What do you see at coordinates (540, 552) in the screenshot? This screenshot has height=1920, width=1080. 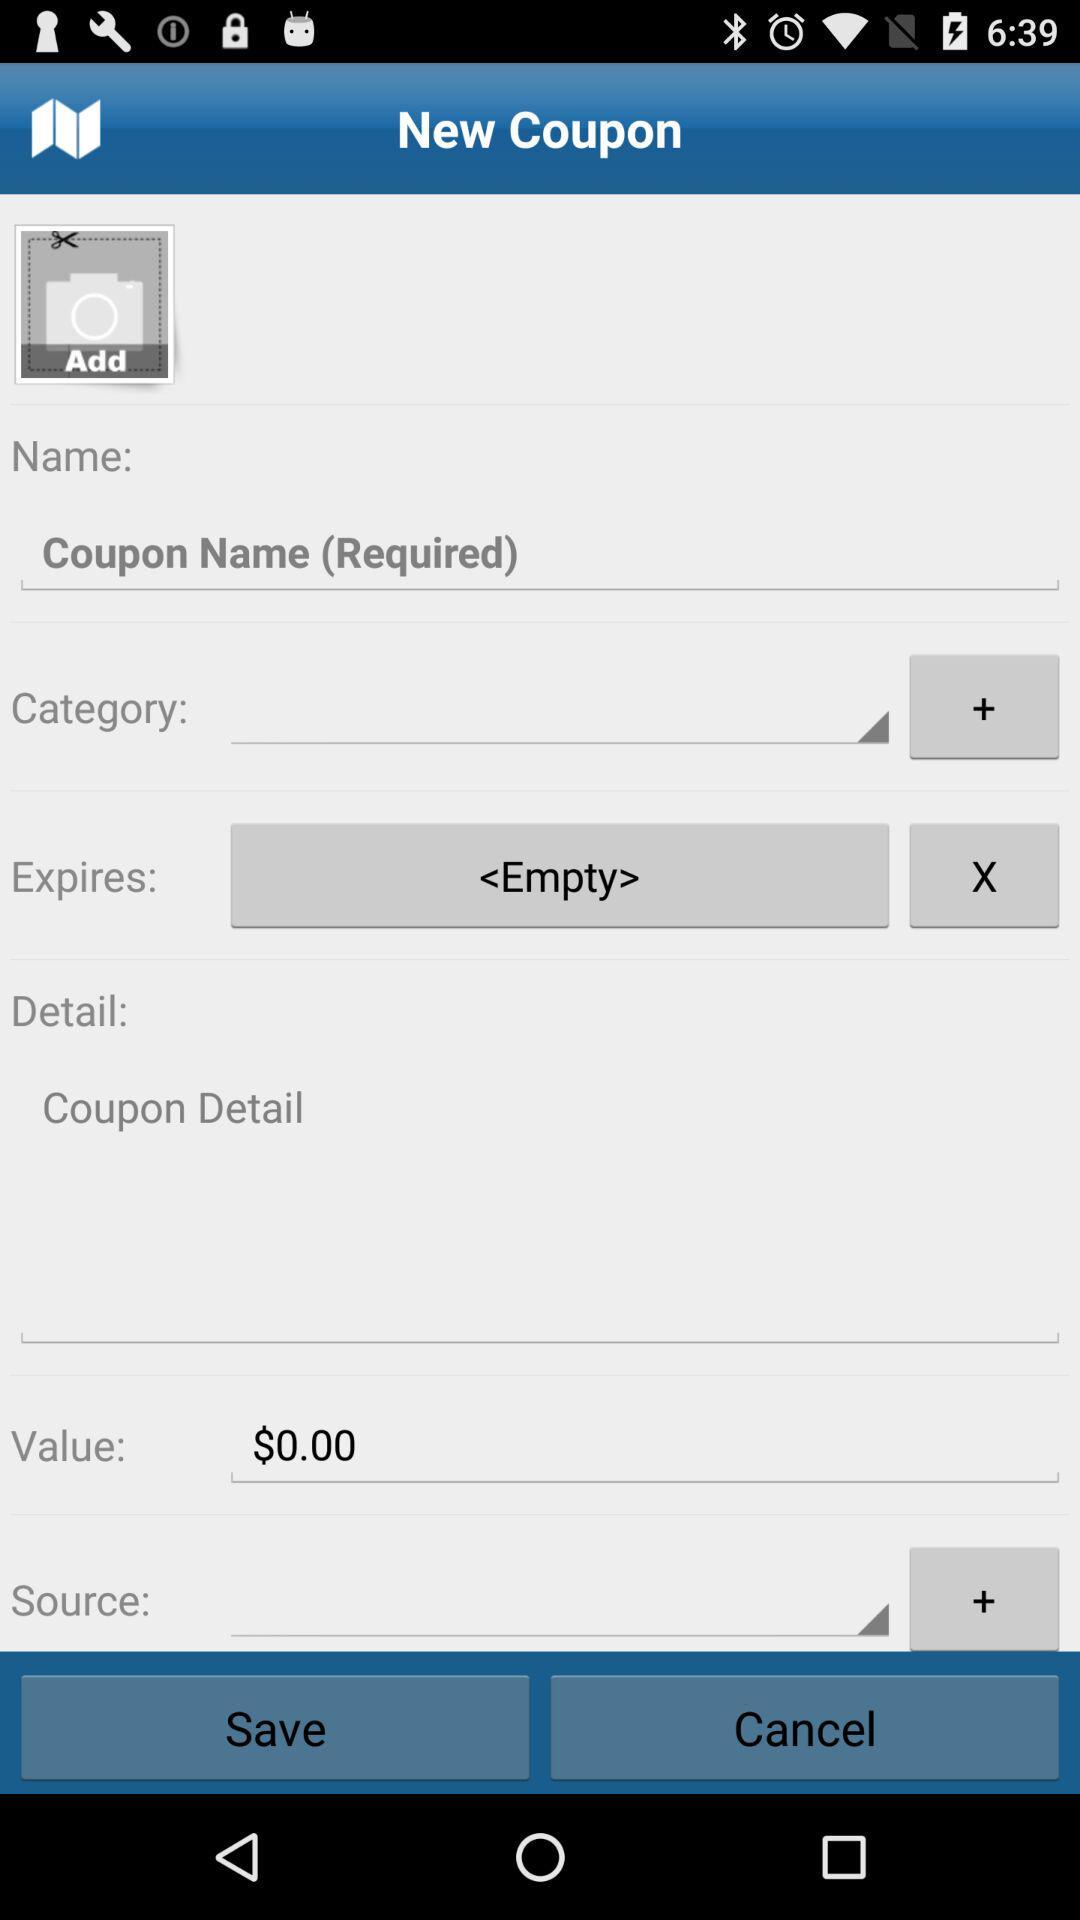 I see `coupon name` at bounding box center [540, 552].